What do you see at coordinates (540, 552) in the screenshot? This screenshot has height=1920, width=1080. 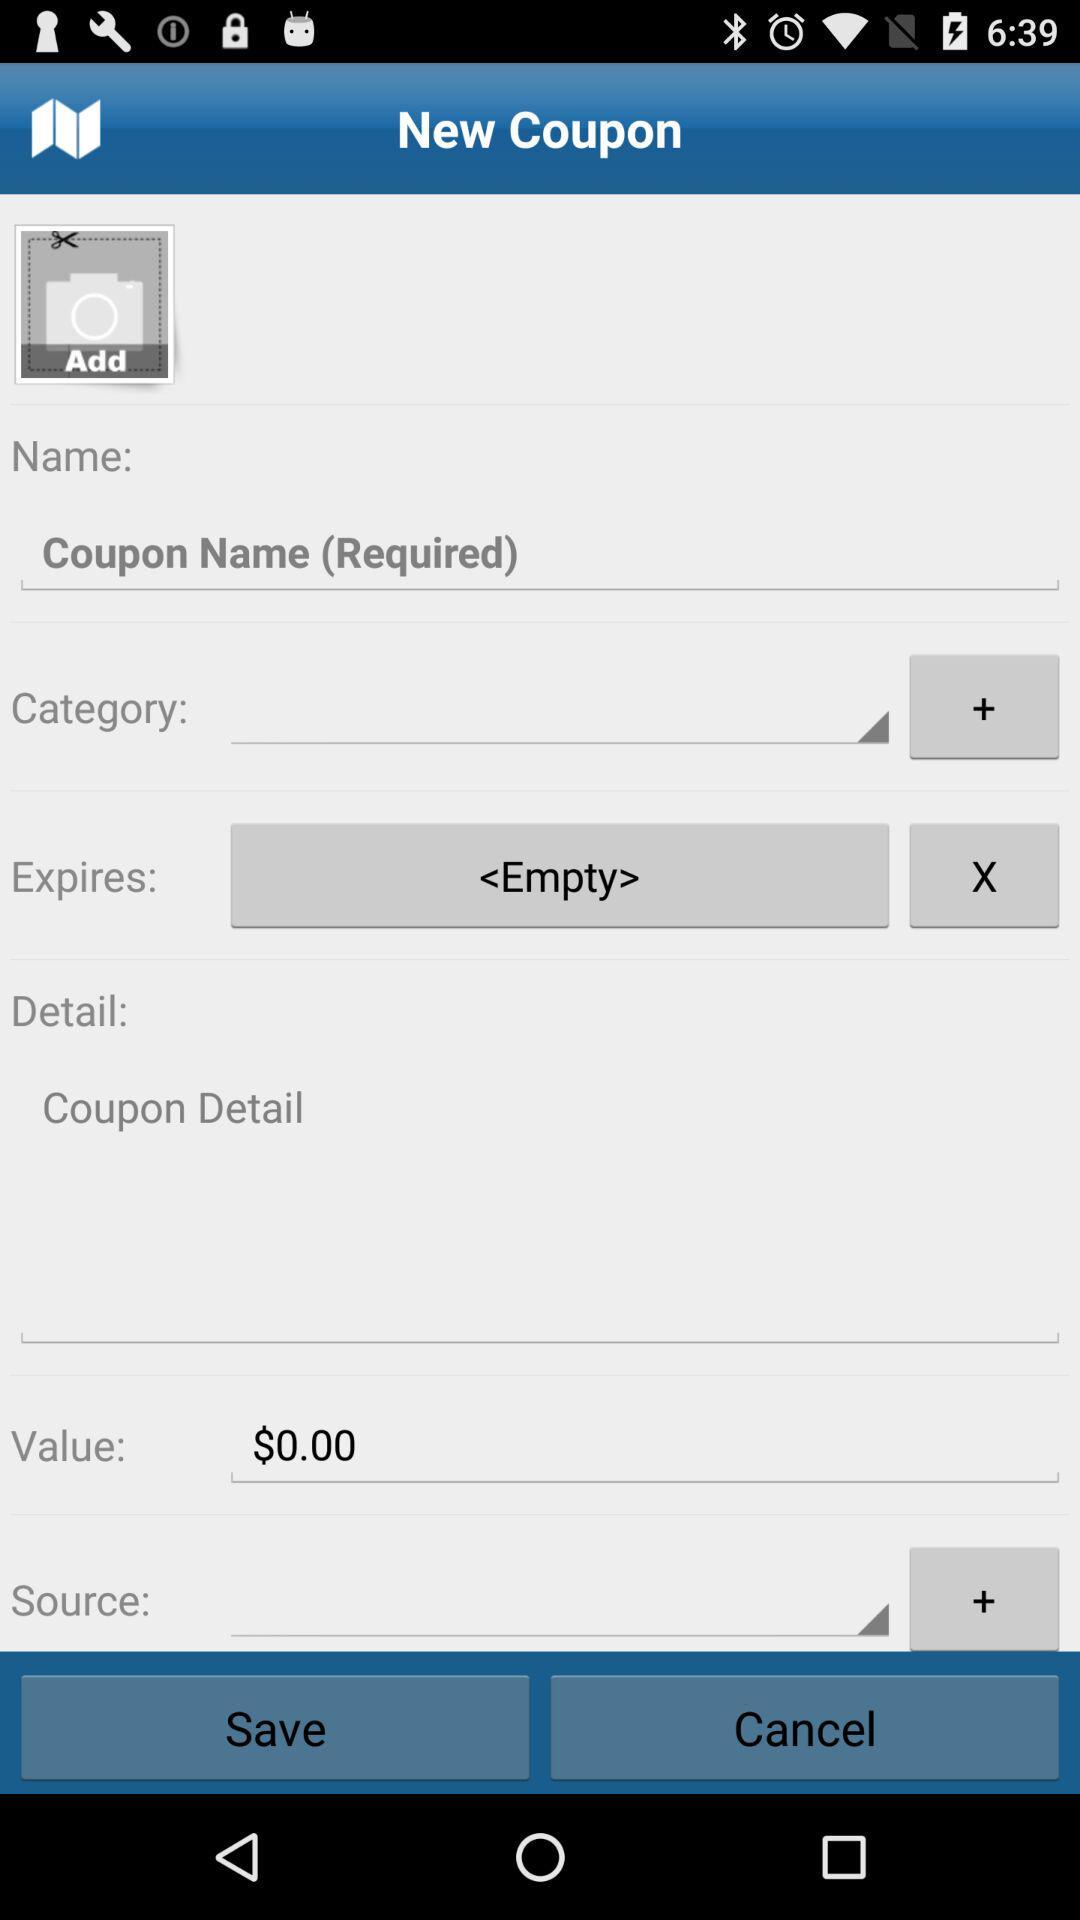 I see `coupon name` at bounding box center [540, 552].